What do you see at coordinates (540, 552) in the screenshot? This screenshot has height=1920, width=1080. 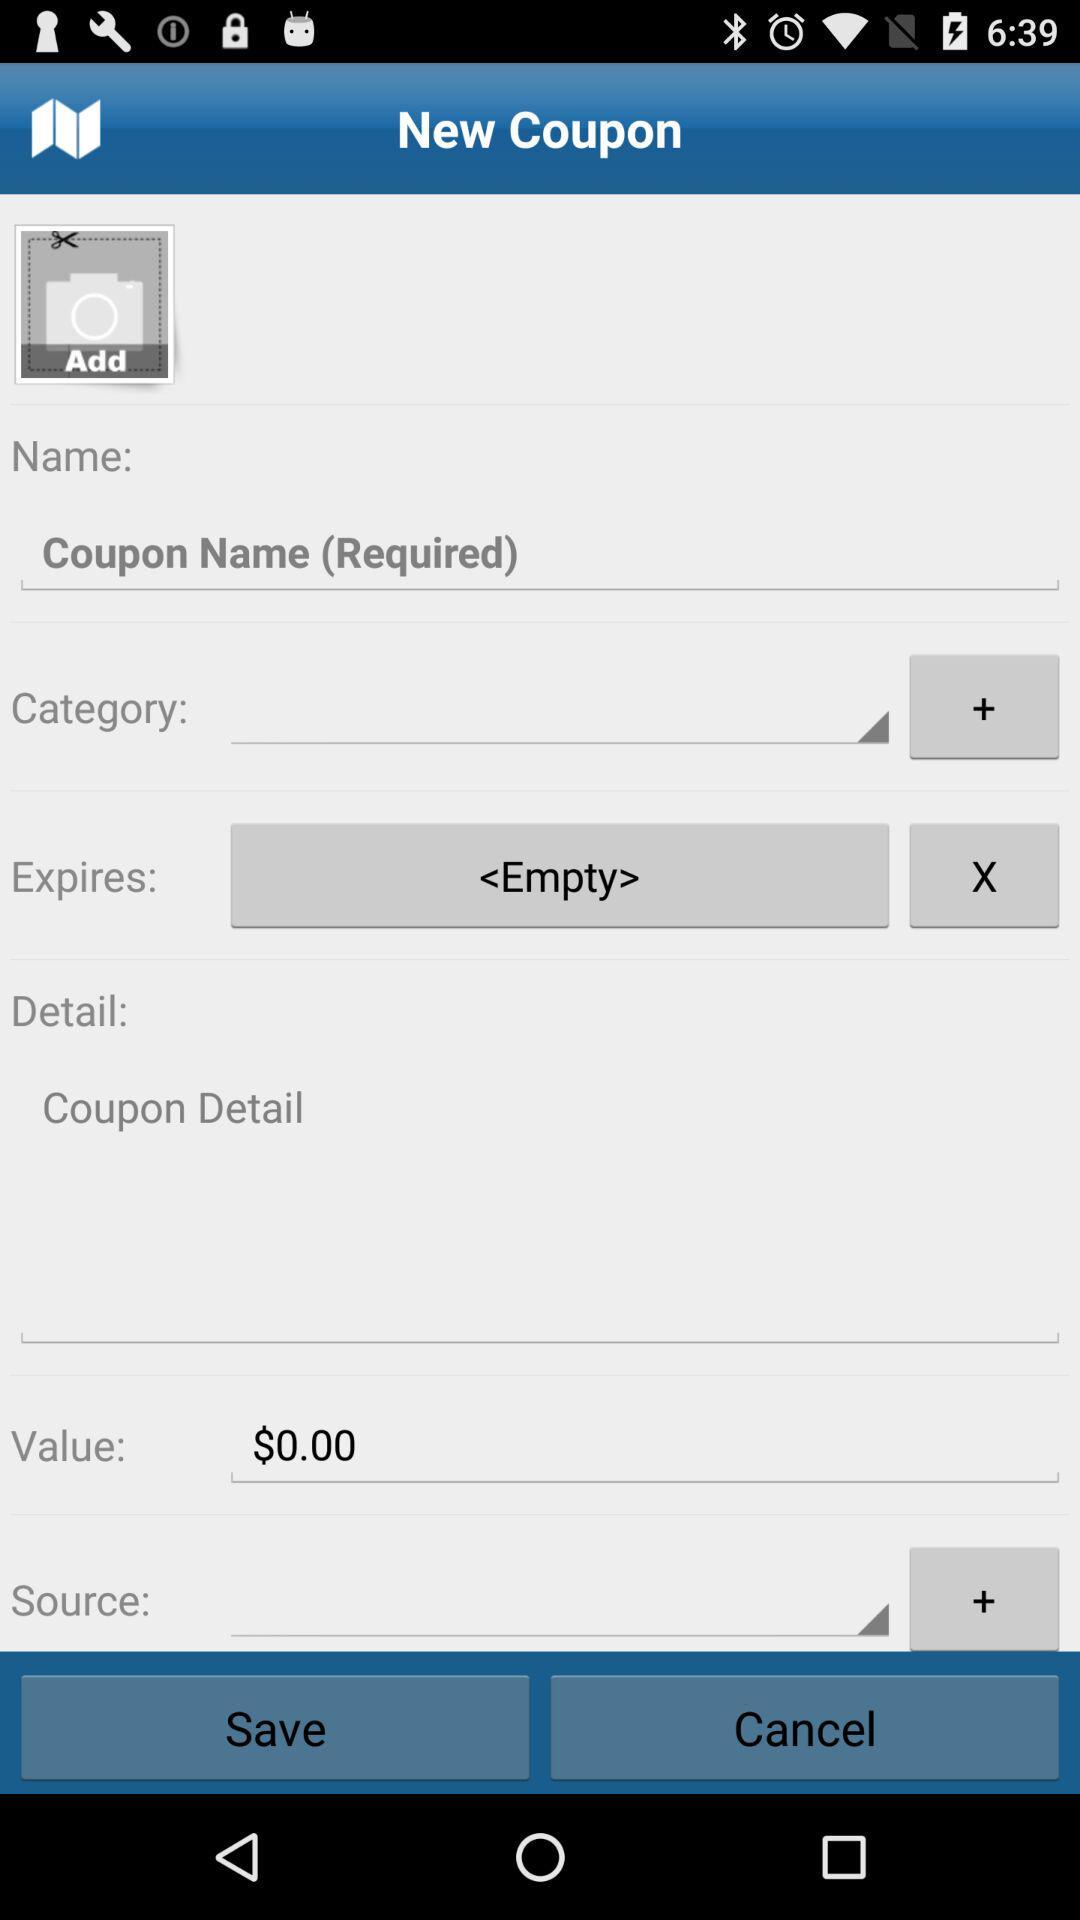 I see `coupon name` at bounding box center [540, 552].